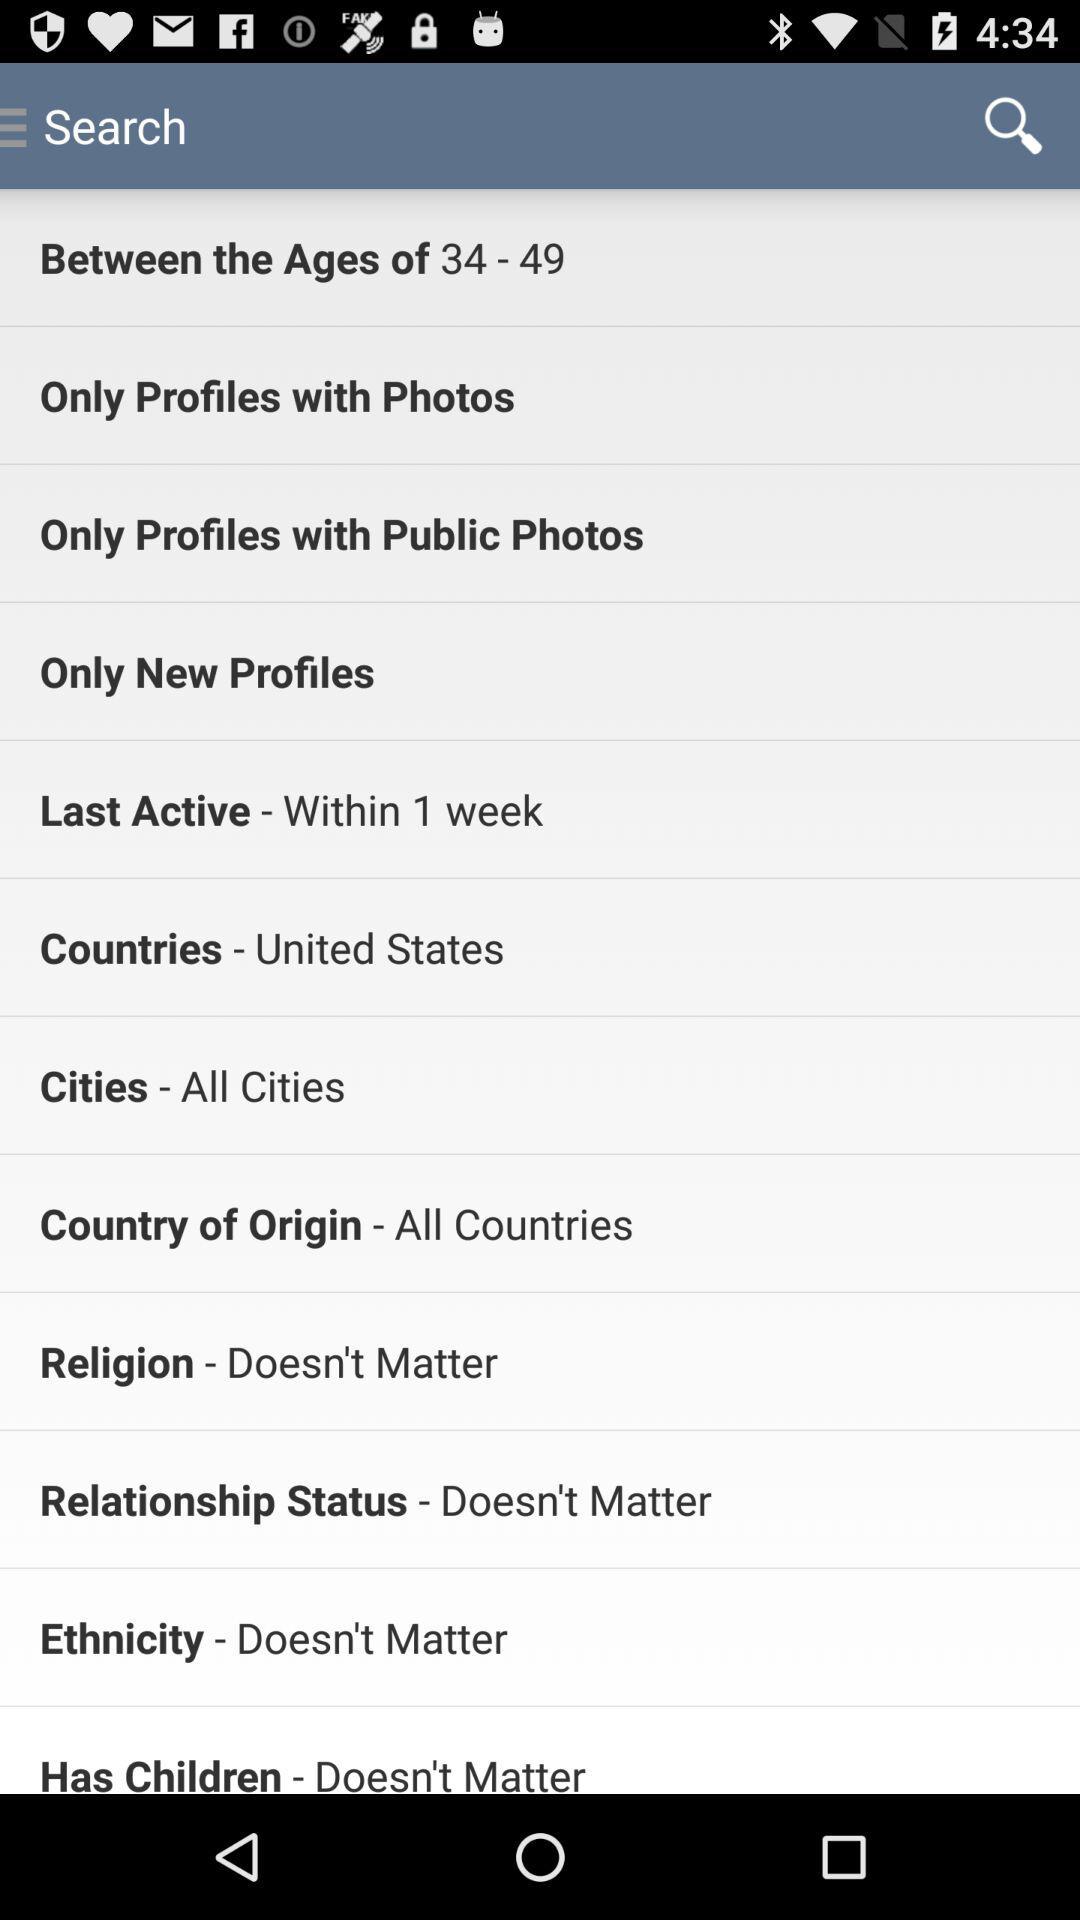 The image size is (1080, 1920). Describe the element at coordinates (144, 809) in the screenshot. I see `icon to the left of the  - within 1 week app` at that location.